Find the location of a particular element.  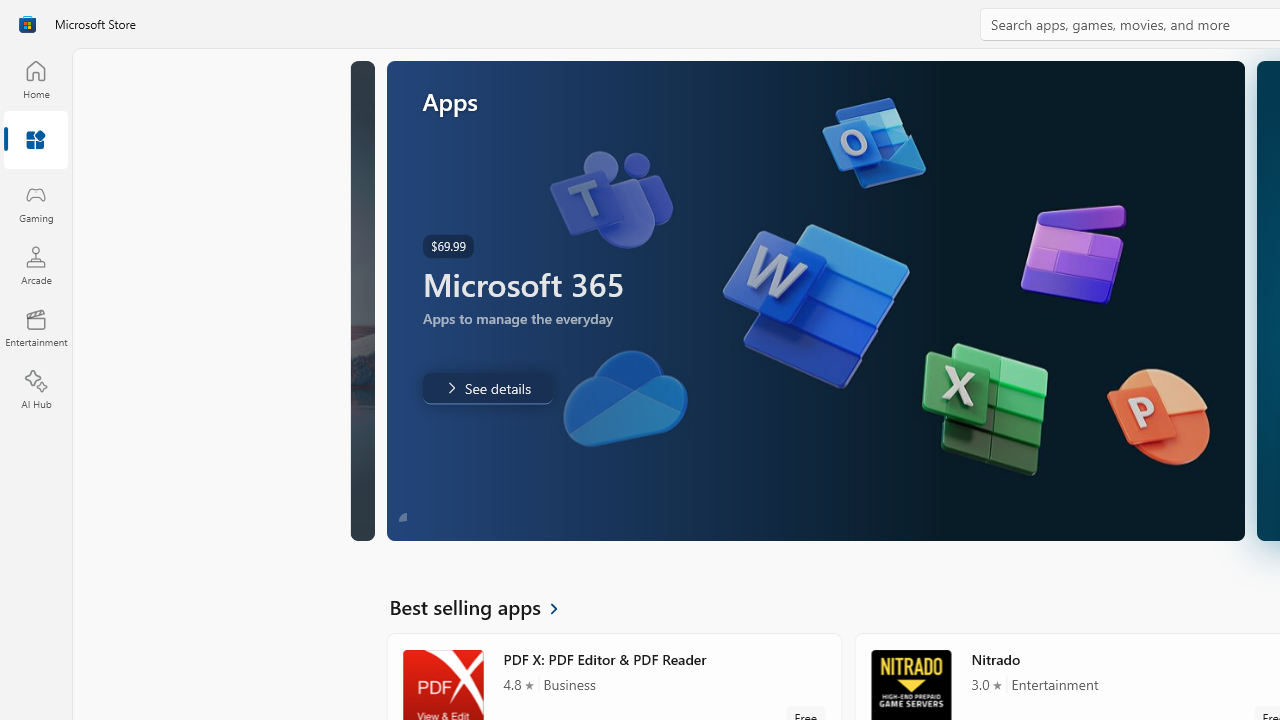

'Class: Image' is located at coordinates (27, 24).